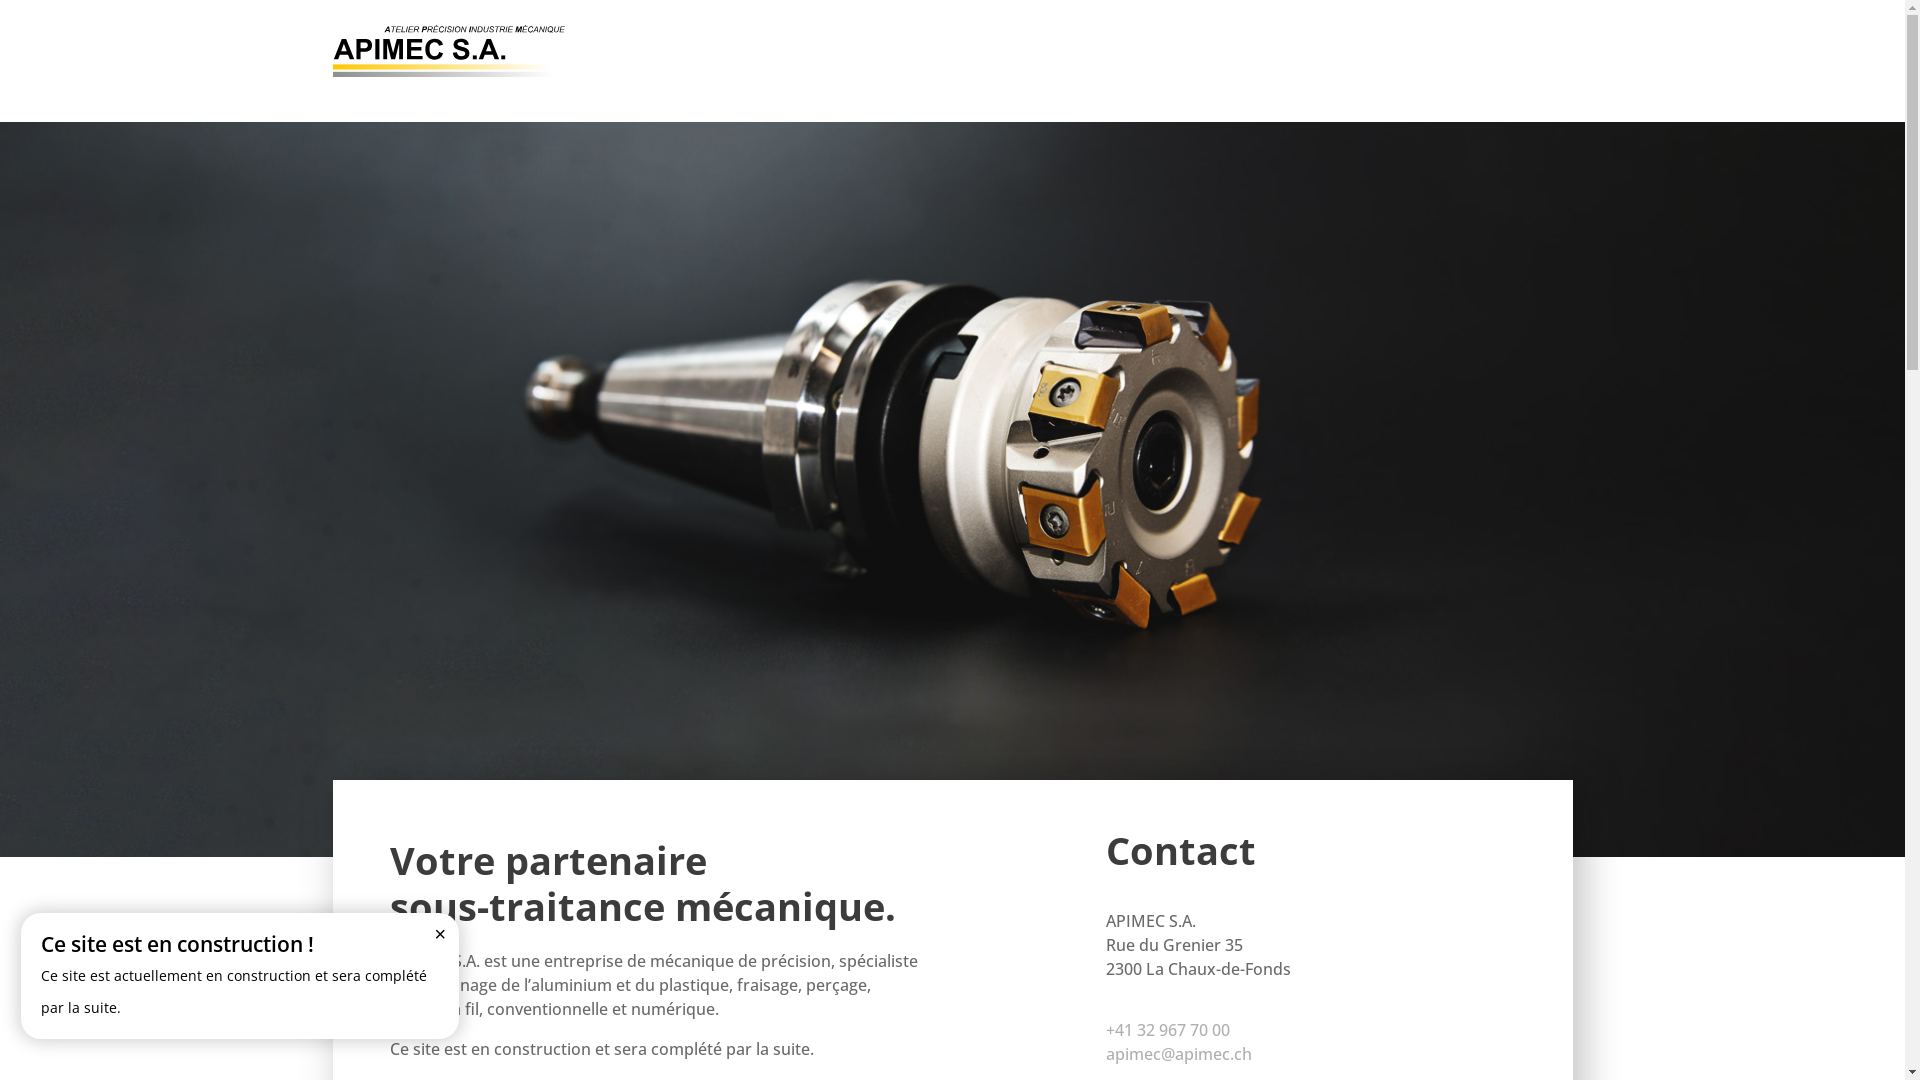 This screenshot has height=1080, width=1920. Describe the element at coordinates (1167, 1029) in the screenshot. I see `'+41 32 967 70 00'` at that location.